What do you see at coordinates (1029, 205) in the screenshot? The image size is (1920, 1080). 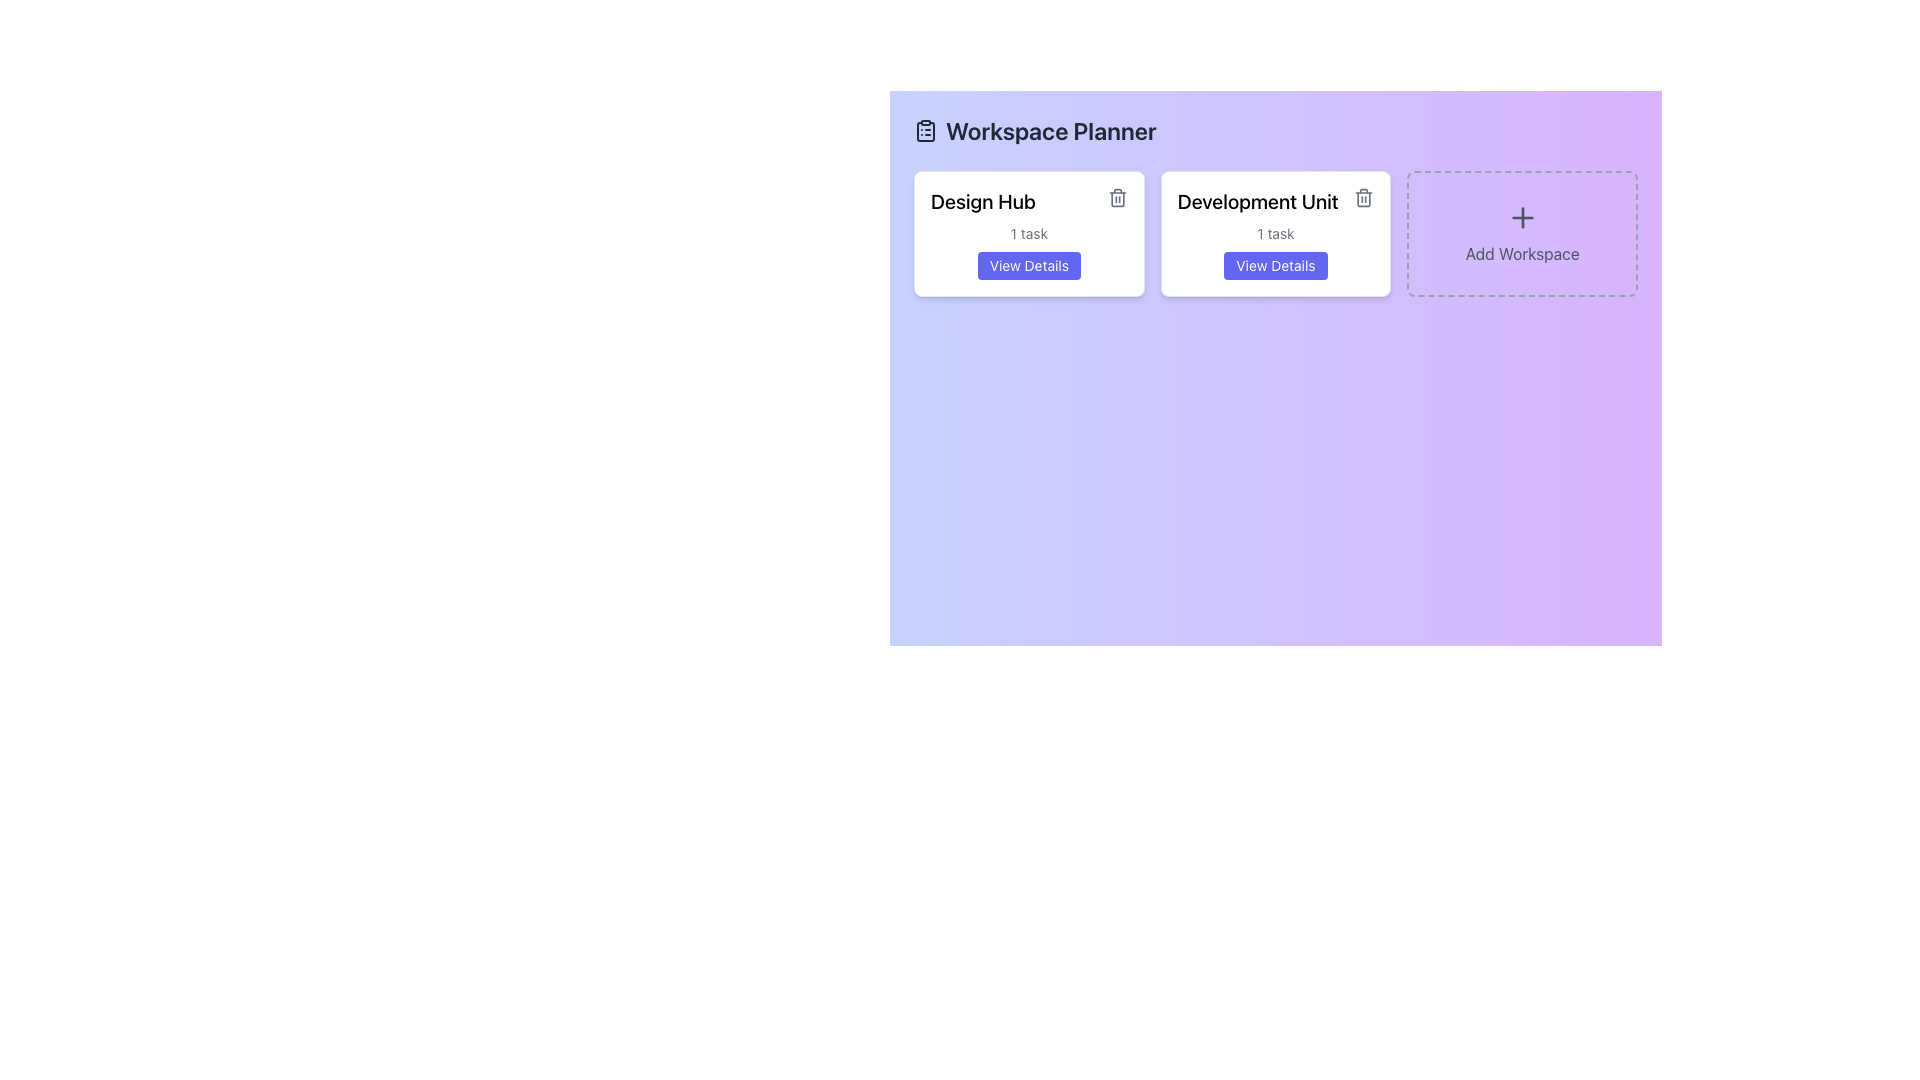 I see `the title Text Label located at the top of the leftmost white card in the workspace section, adjacent to the elements below it` at bounding box center [1029, 205].